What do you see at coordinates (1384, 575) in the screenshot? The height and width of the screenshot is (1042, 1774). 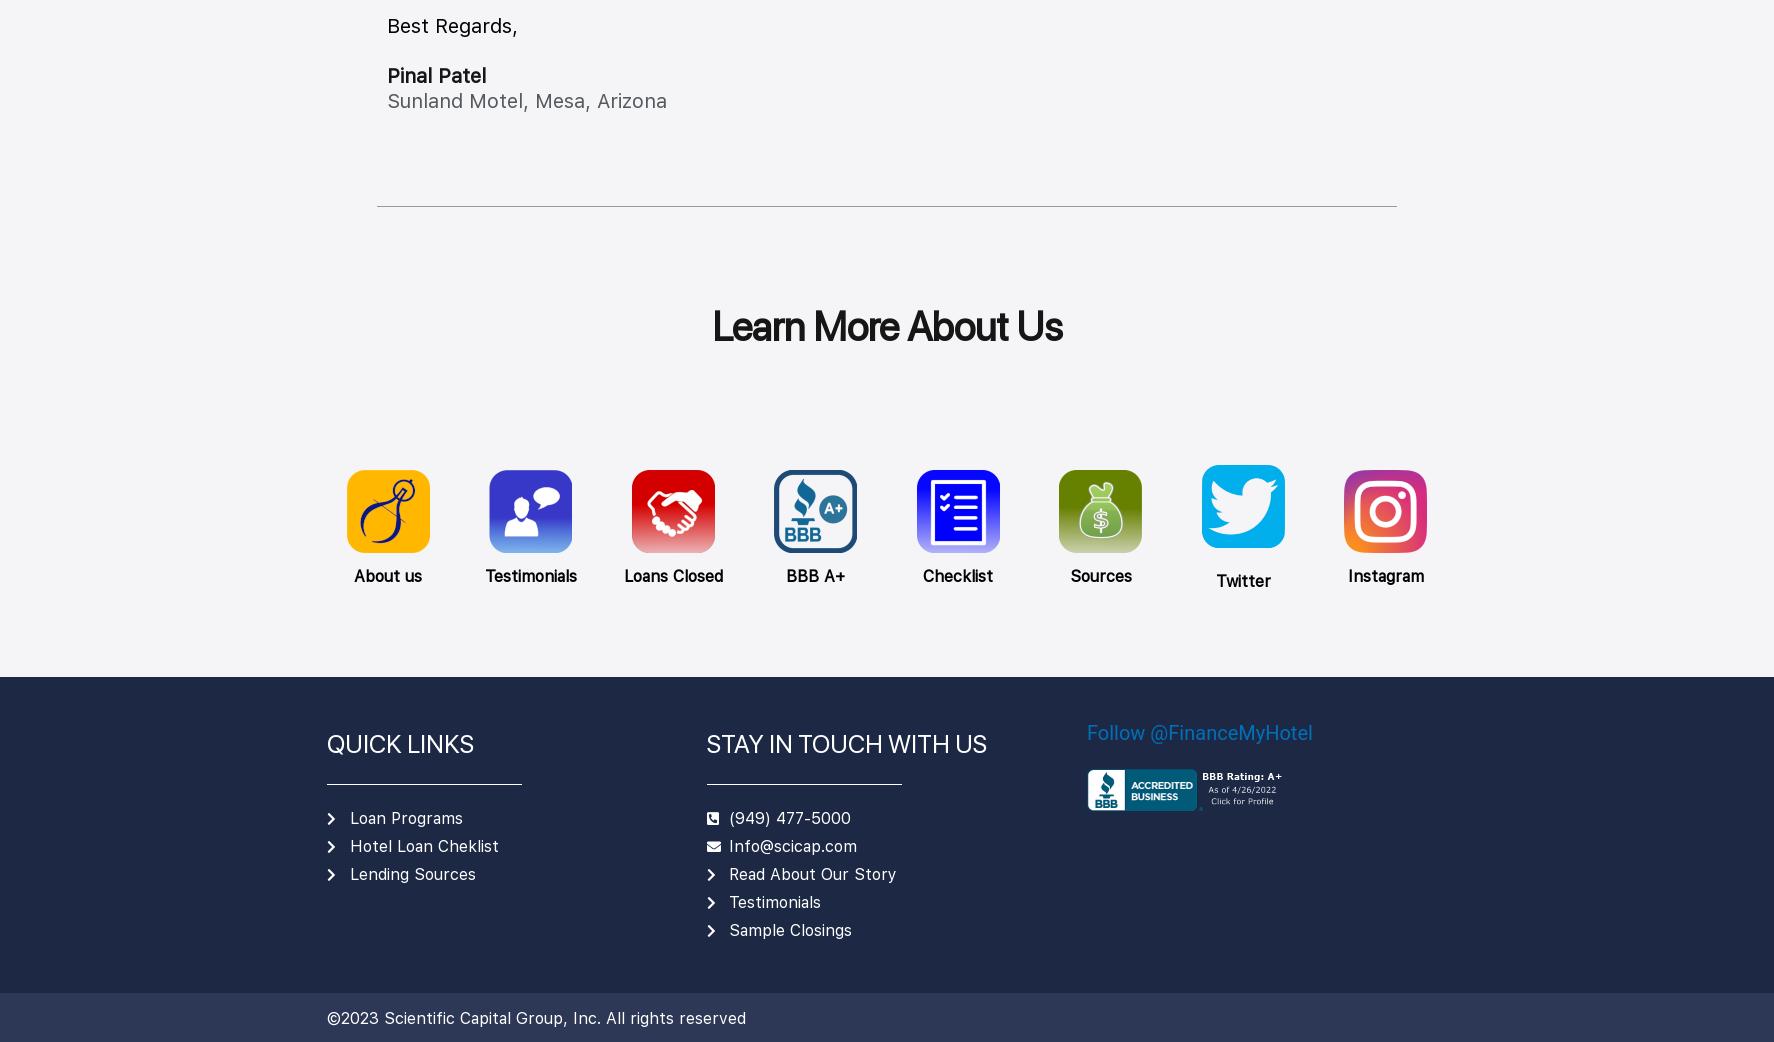 I see `'Instagram'` at bounding box center [1384, 575].